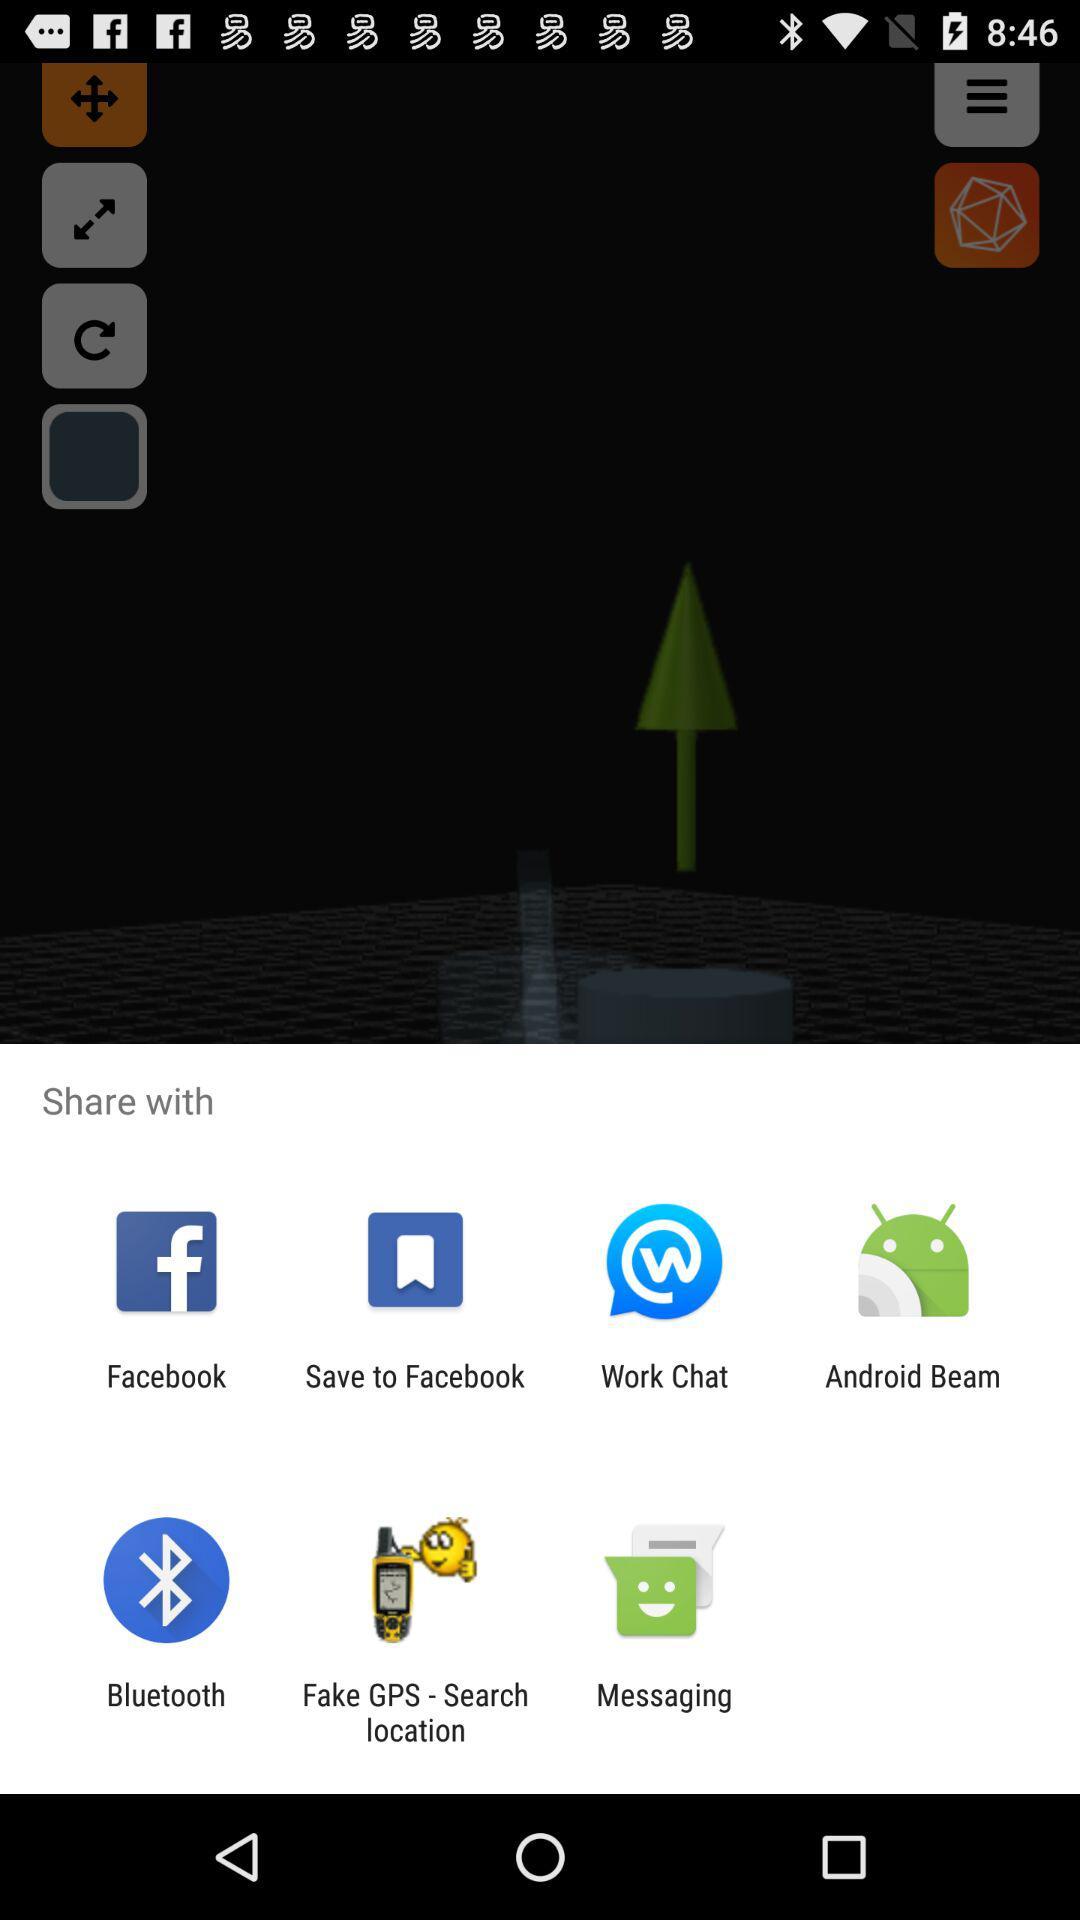  Describe the element at coordinates (414, 1392) in the screenshot. I see `save to facebook app` at that location.